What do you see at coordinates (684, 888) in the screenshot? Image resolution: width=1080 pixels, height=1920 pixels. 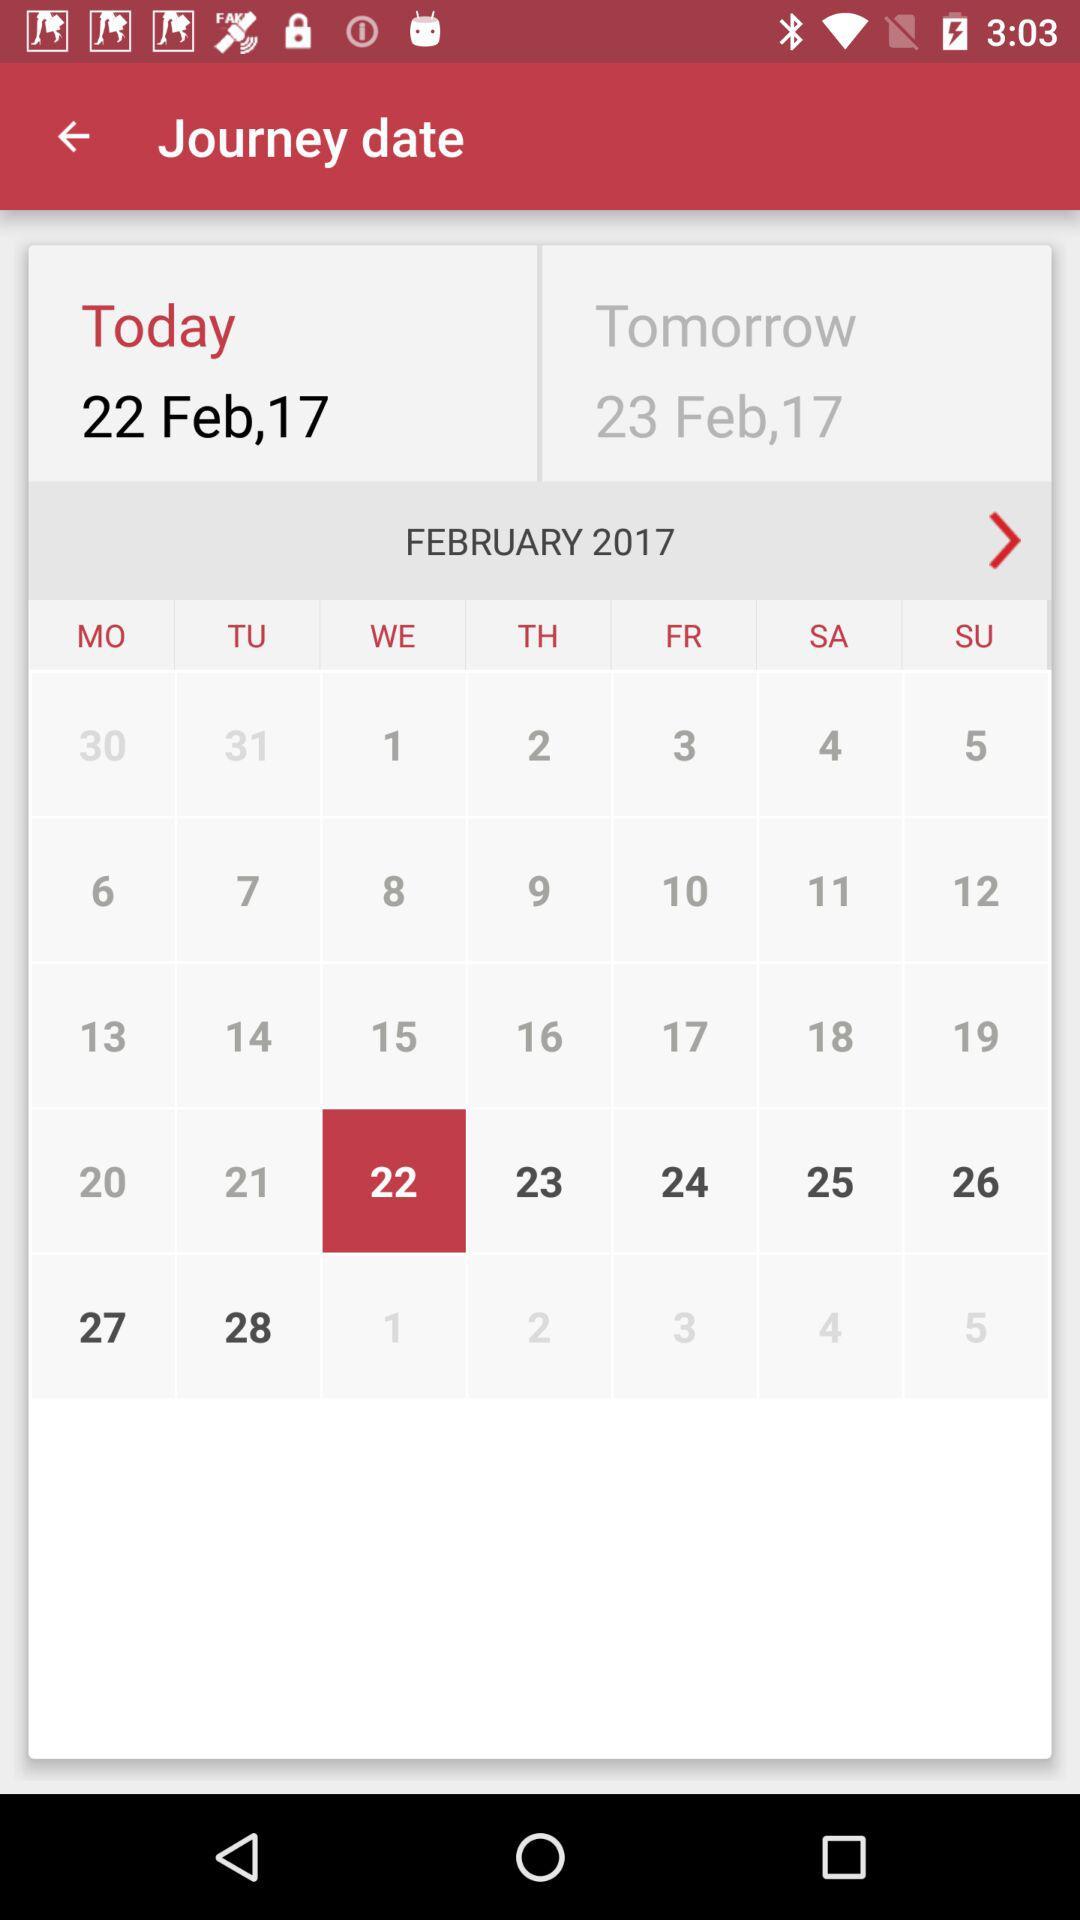 I see `icon to the right of 2 item` at bounding box center [684, 888].